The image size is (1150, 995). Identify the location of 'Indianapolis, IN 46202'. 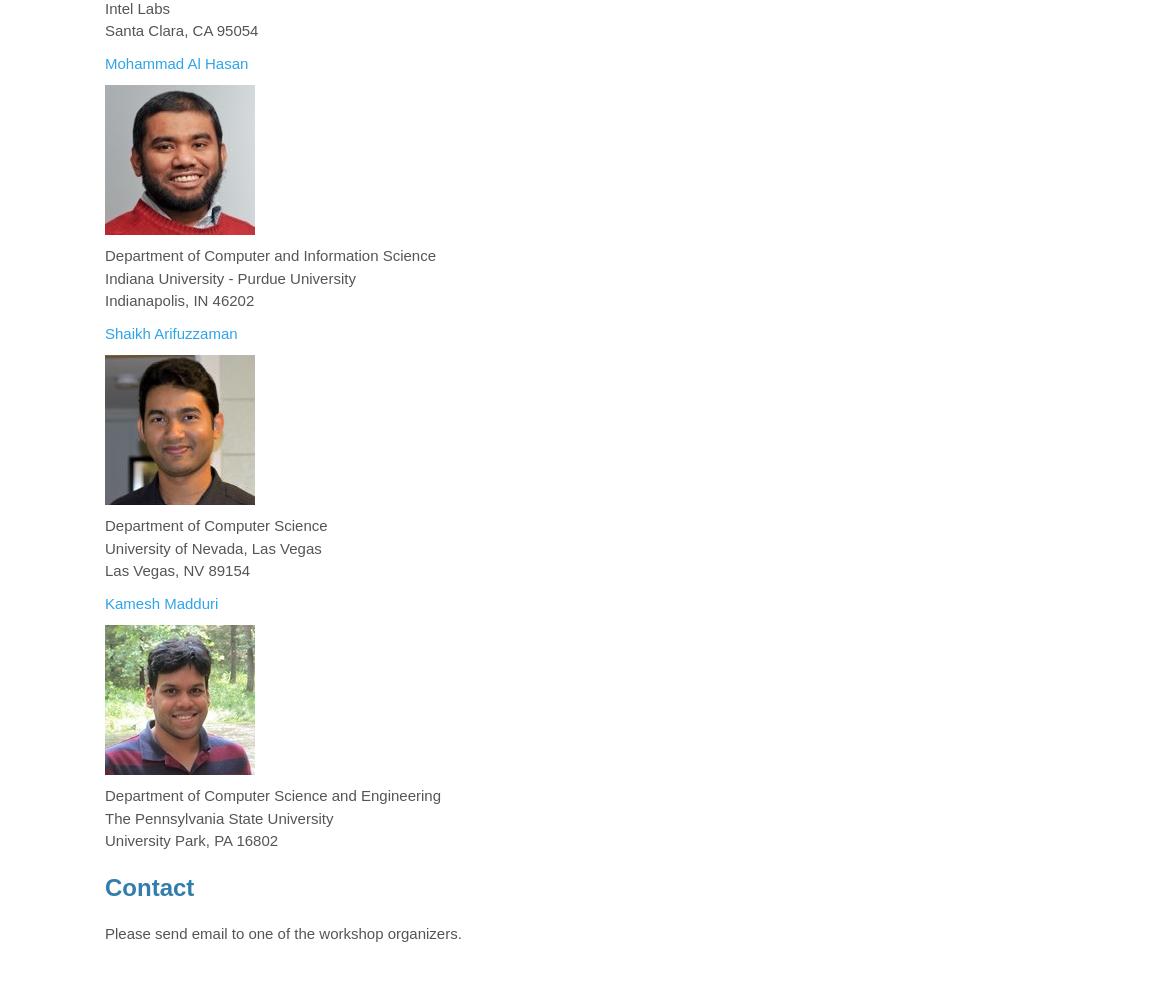
(178, 299).